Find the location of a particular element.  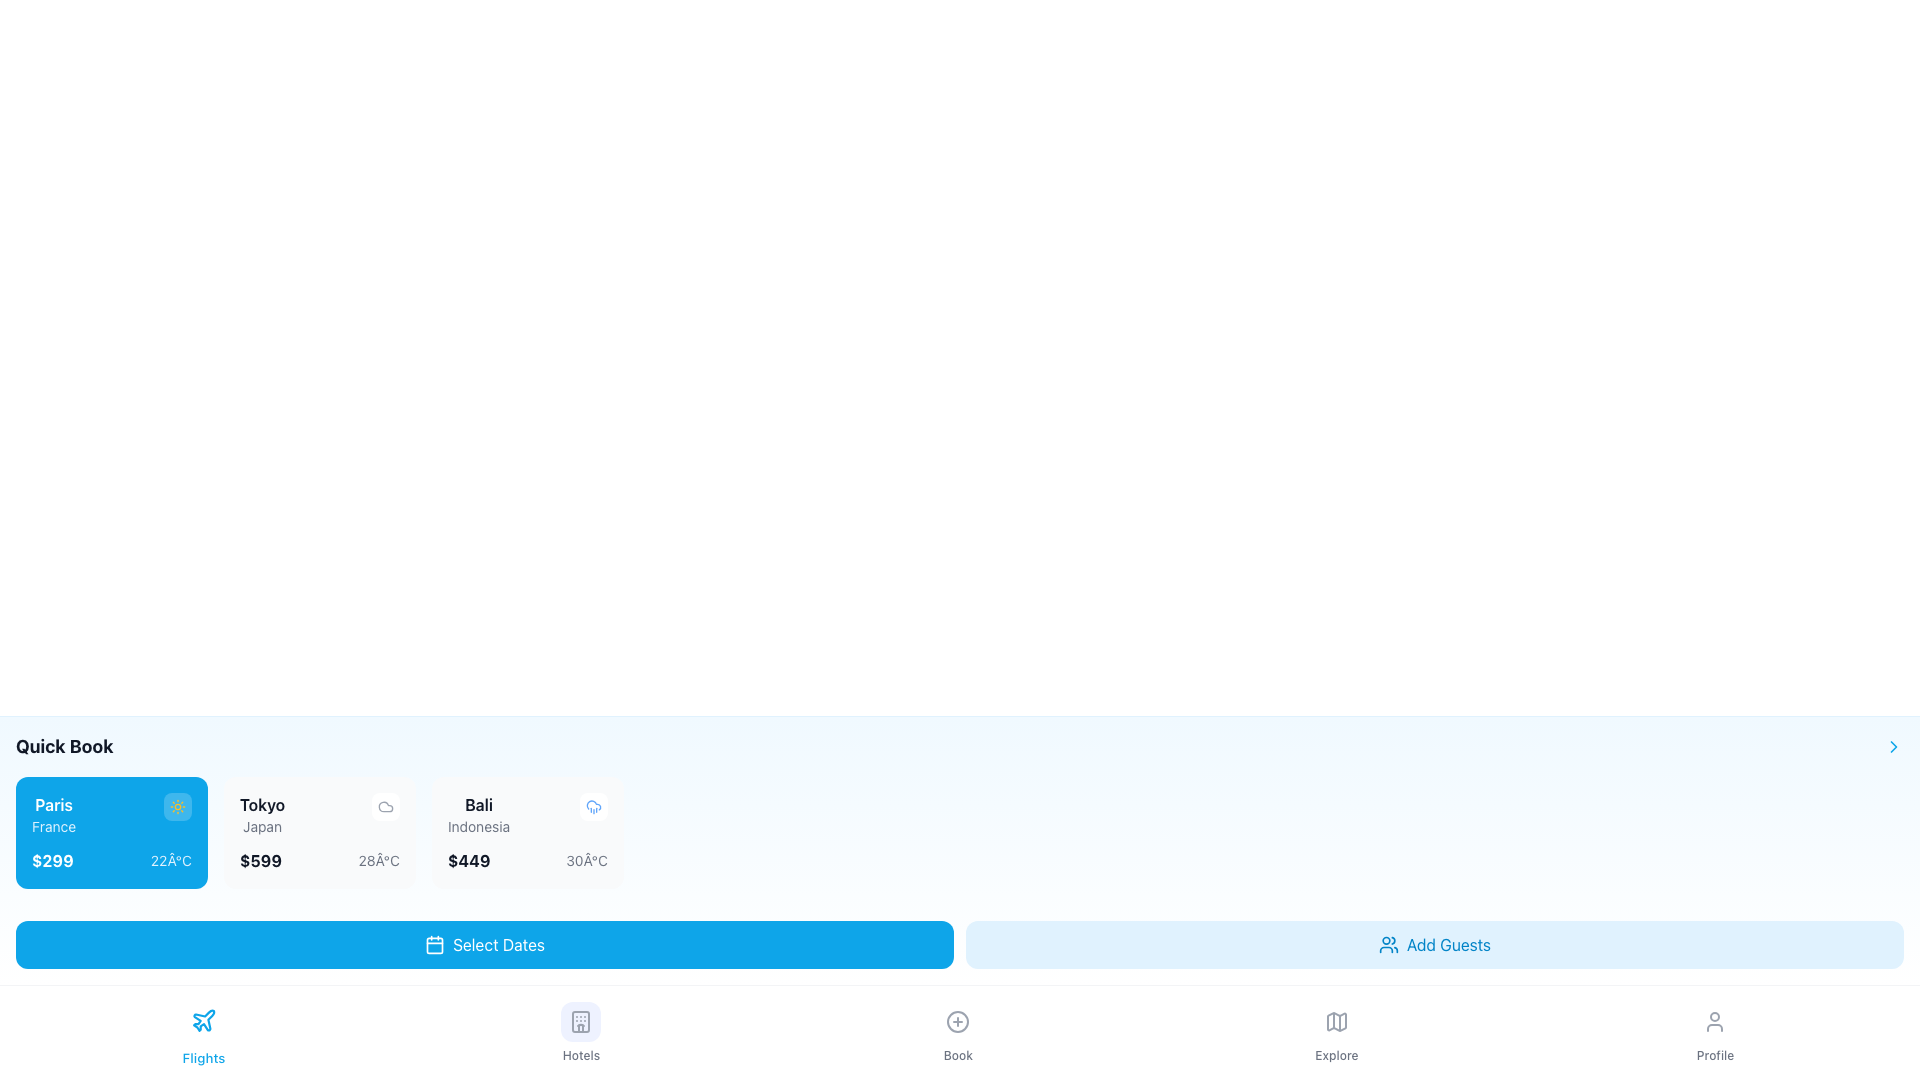

the decorative 'Explore' icon located centrally within the bottom navigation bar, above the text label 'Explore' is located at coordinates (1336, 1022).